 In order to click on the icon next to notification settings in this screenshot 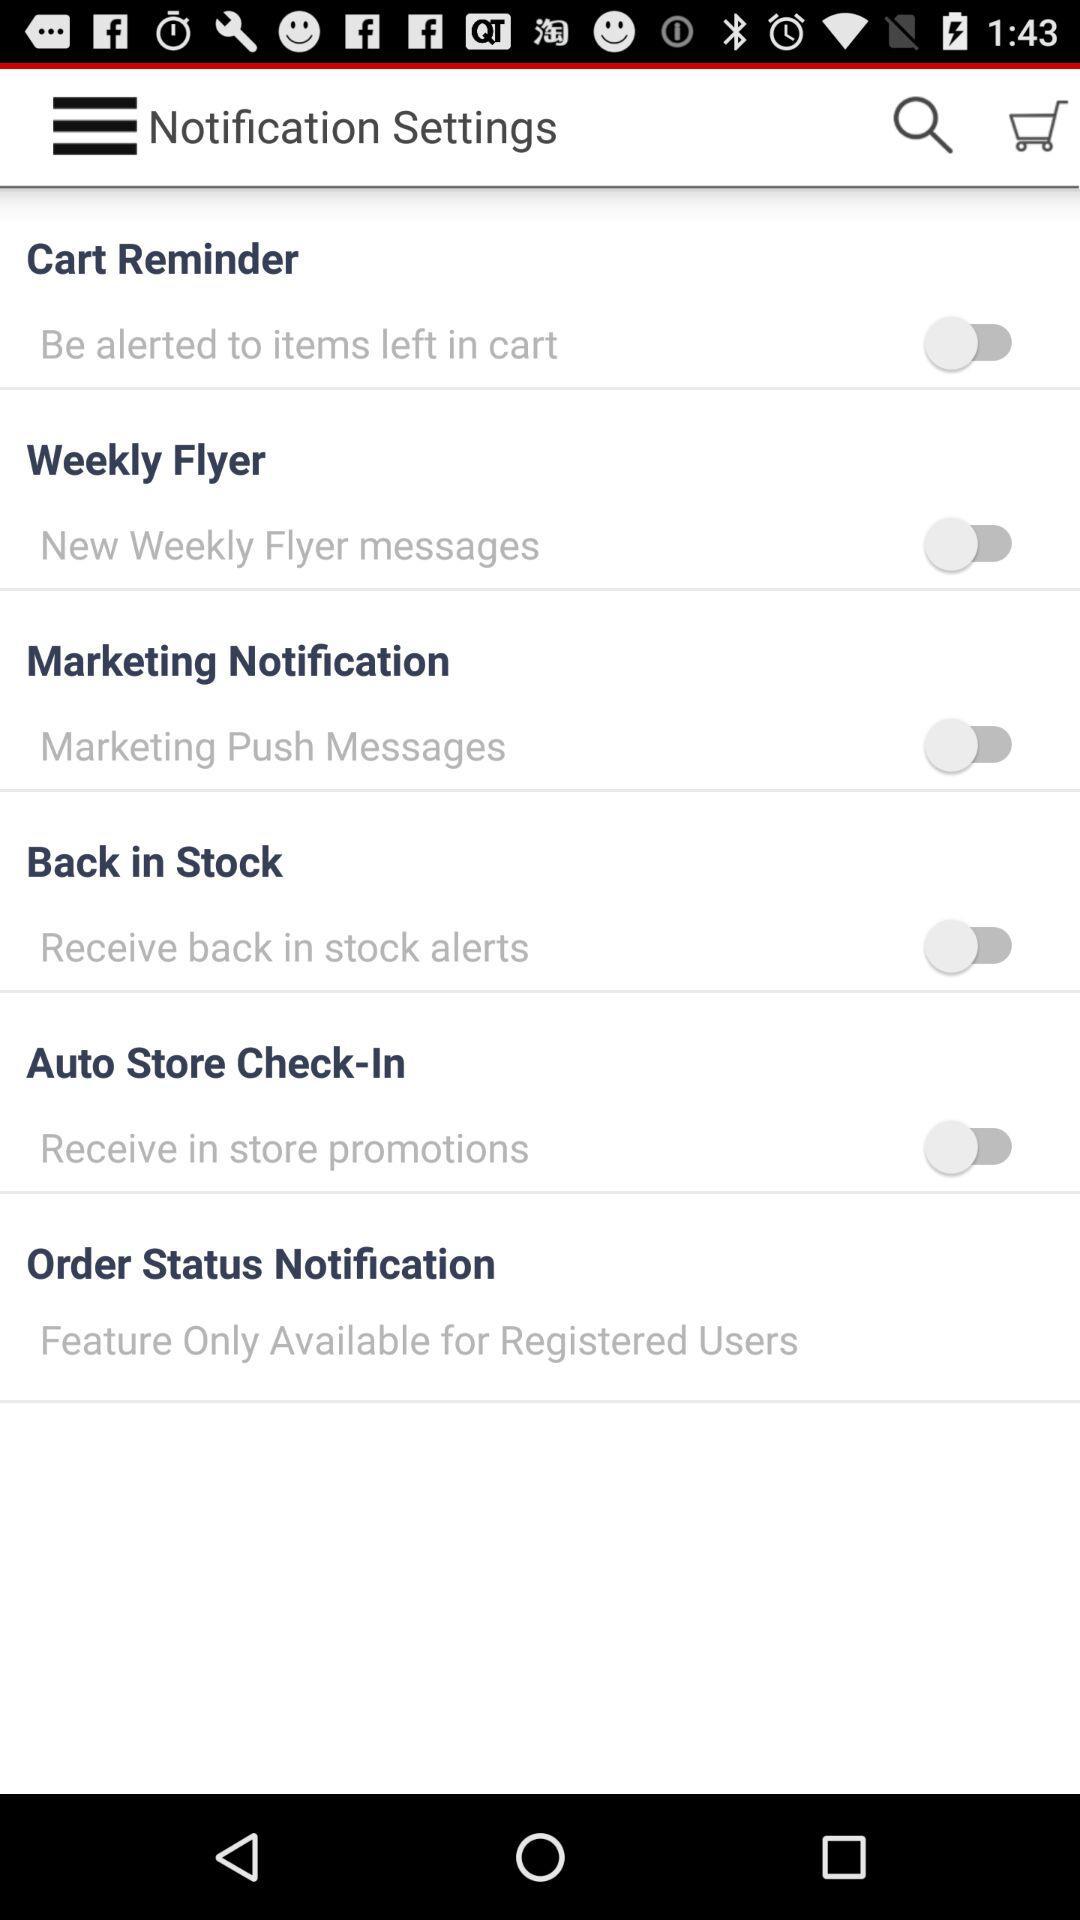, I will do `click(922, 124)`.